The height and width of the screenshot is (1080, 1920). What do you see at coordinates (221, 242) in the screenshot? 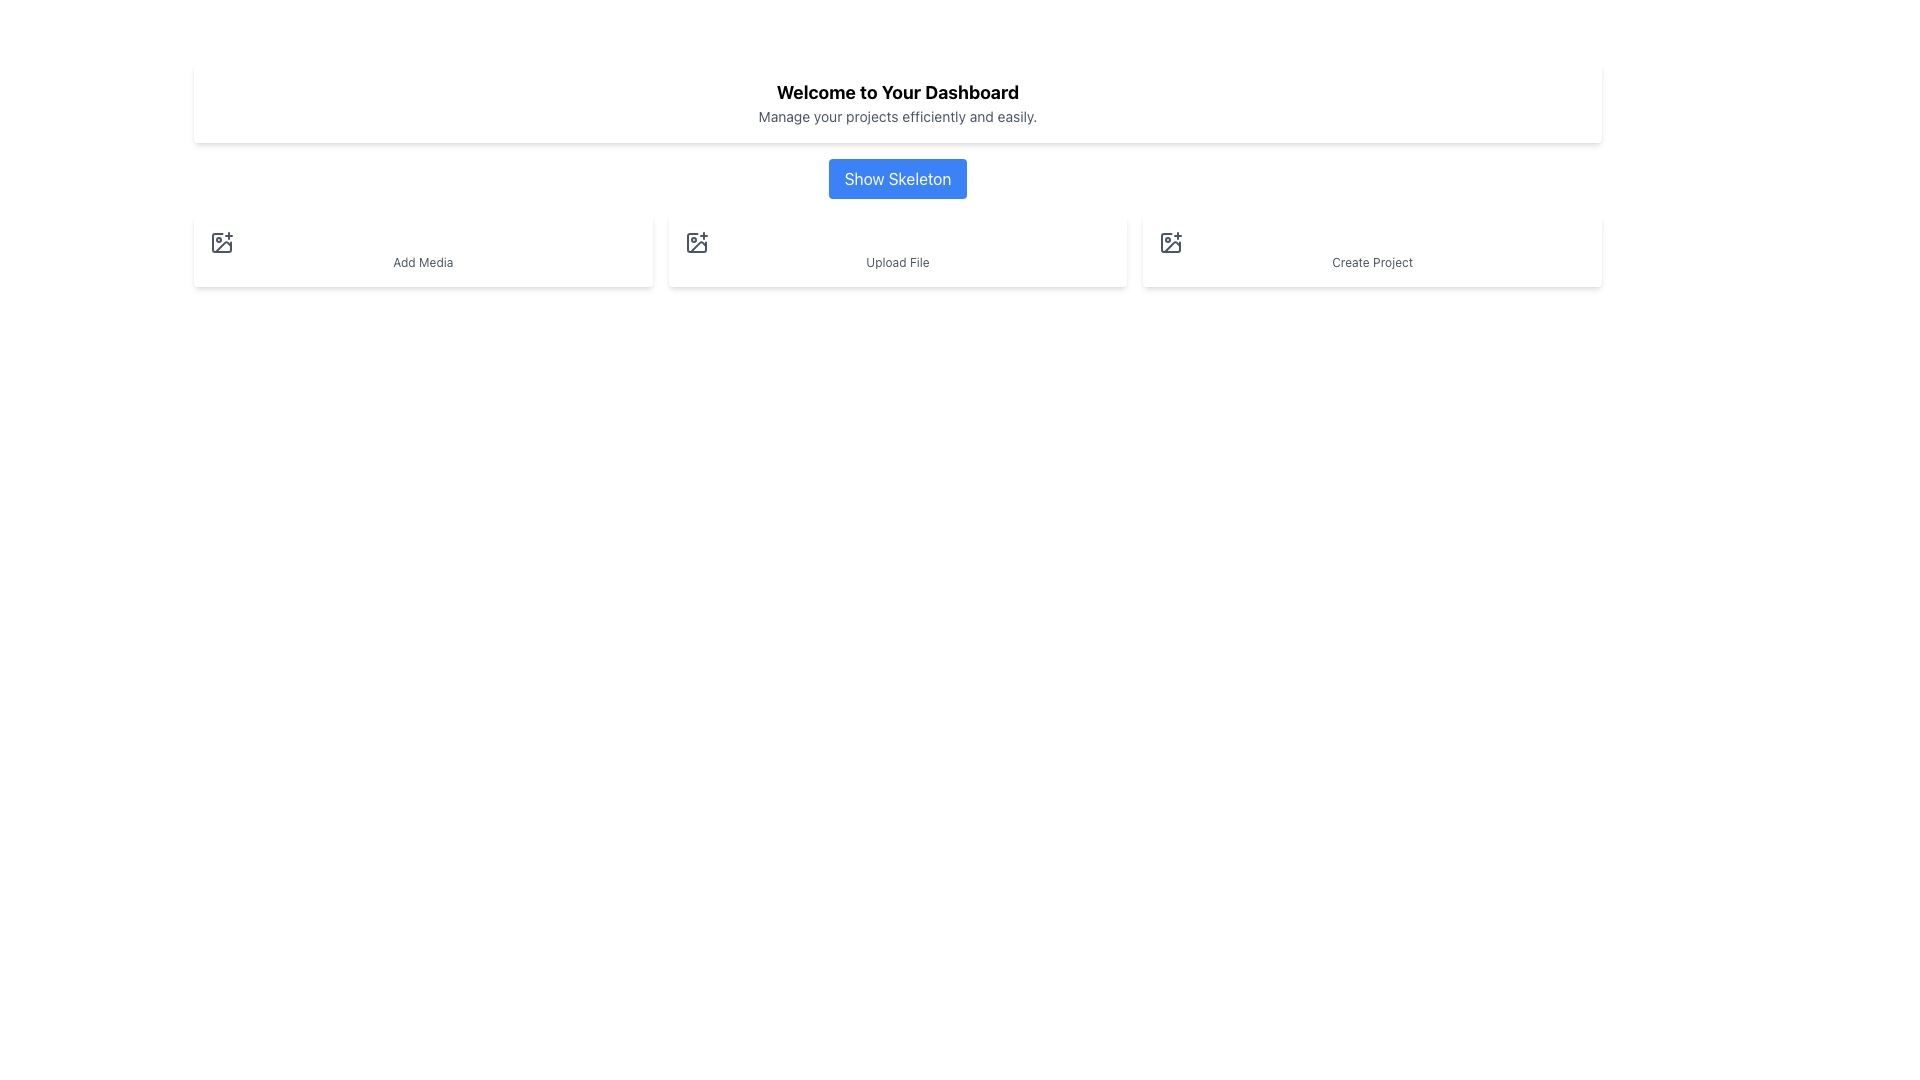
I see `the small gray icon with a plus sign in the 'Add Media' section` at bounding box center [221, 242].